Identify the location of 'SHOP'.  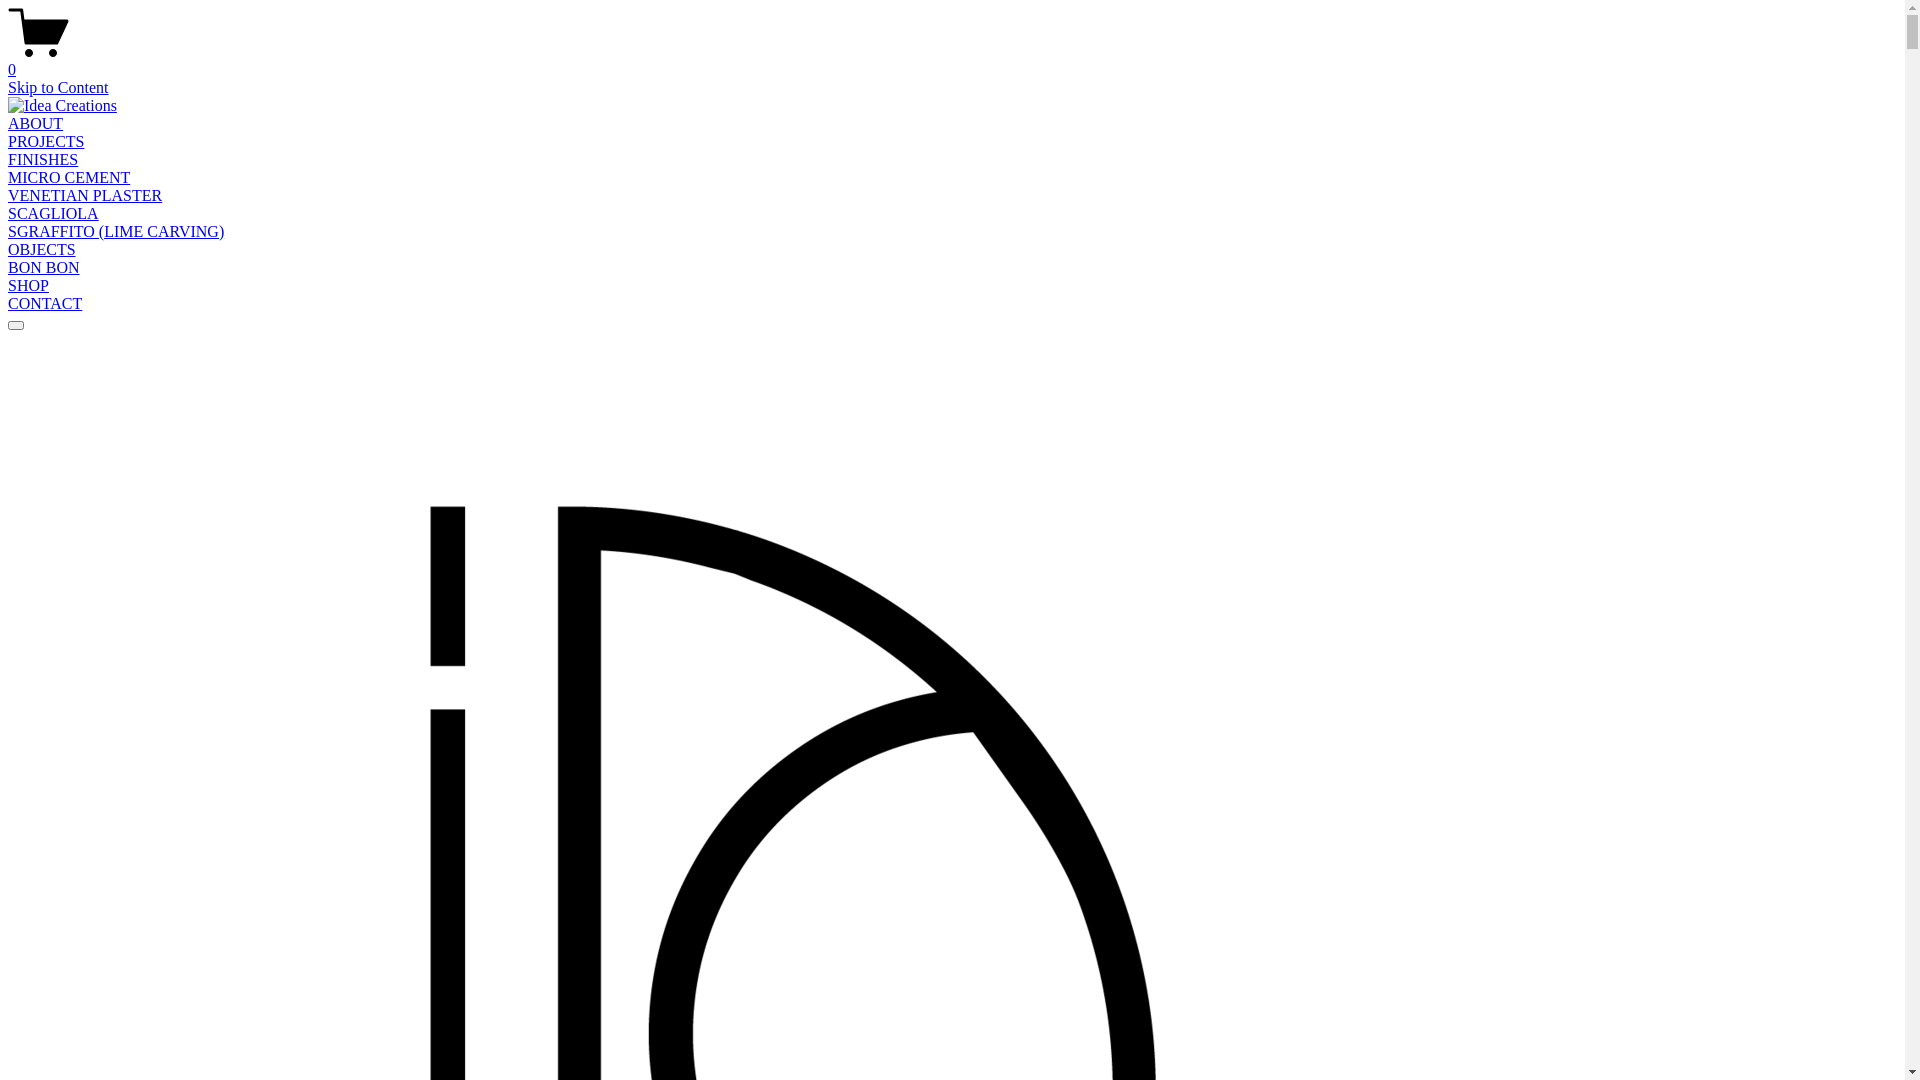
(8, 285).